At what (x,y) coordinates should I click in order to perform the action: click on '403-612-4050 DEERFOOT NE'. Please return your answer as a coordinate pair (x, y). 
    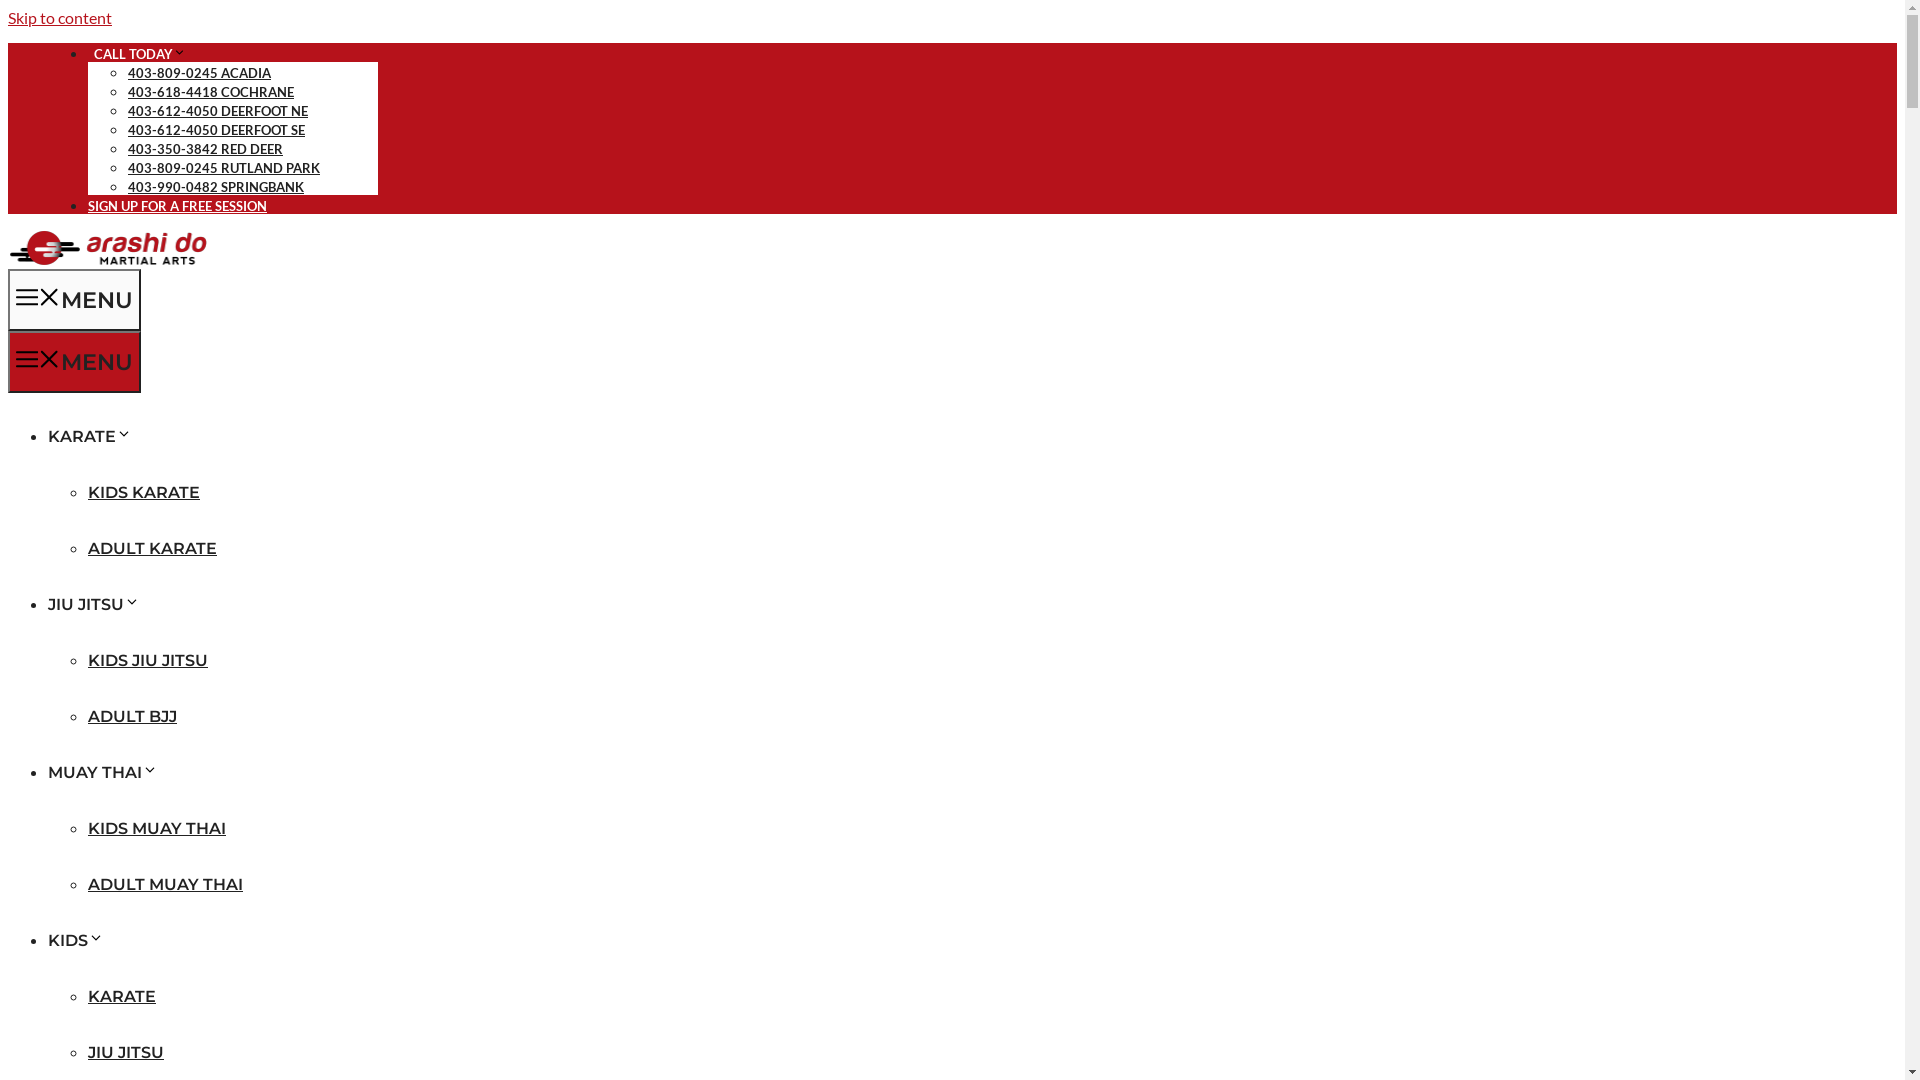
    Looking at the image, I should click on (217, 111).